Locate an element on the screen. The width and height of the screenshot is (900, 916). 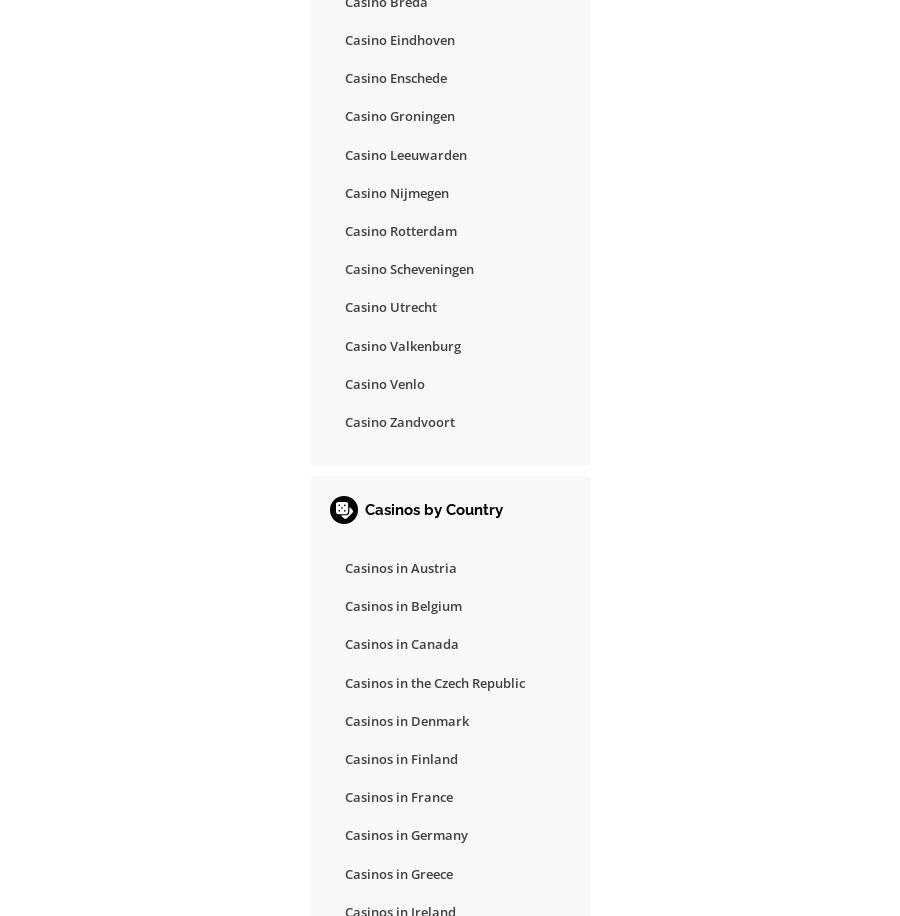
'Casinos in Germany' is located at coordinates (406, 835).